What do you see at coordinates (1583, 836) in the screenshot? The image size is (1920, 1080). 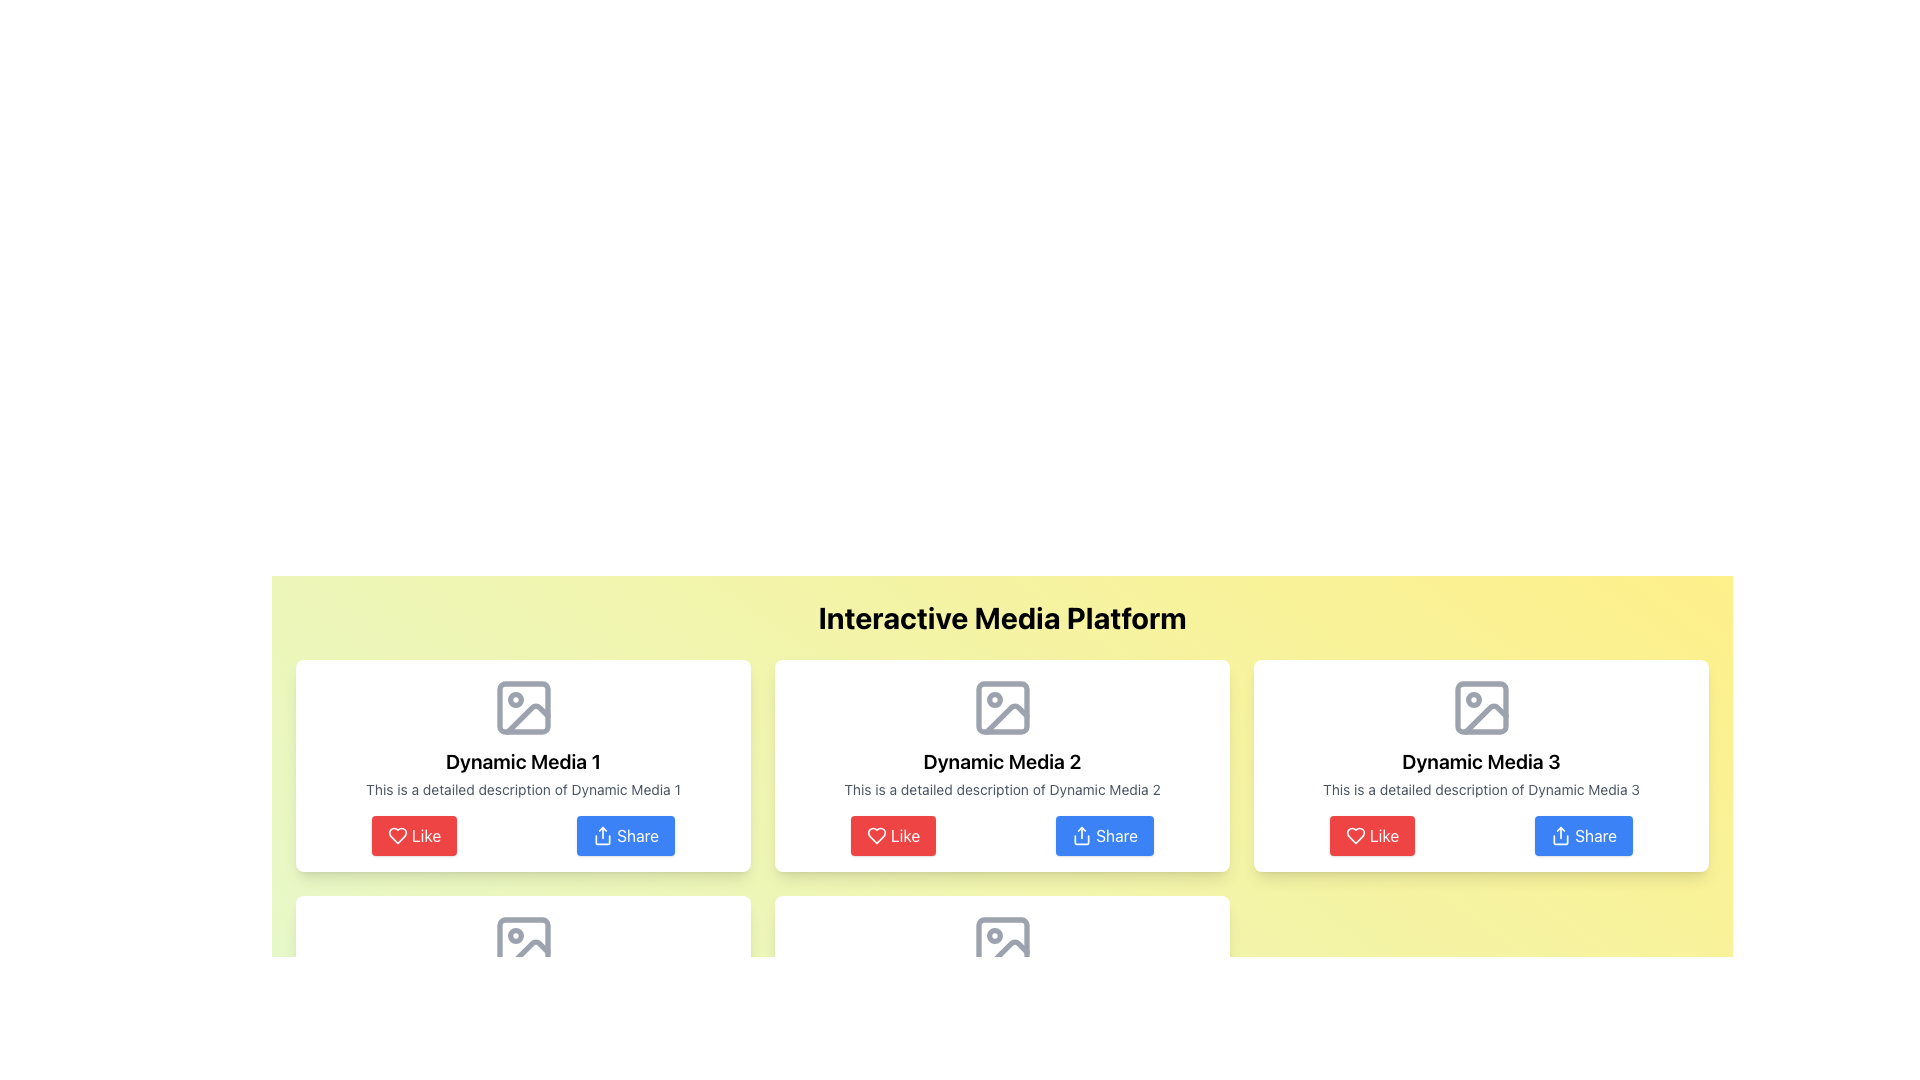 I see `the blue 'Share' button with rounded corners and an arrow icon, located in the bottom-right corner of the 'Dynamic Media 3' card` at bounding box center [1583, 836].